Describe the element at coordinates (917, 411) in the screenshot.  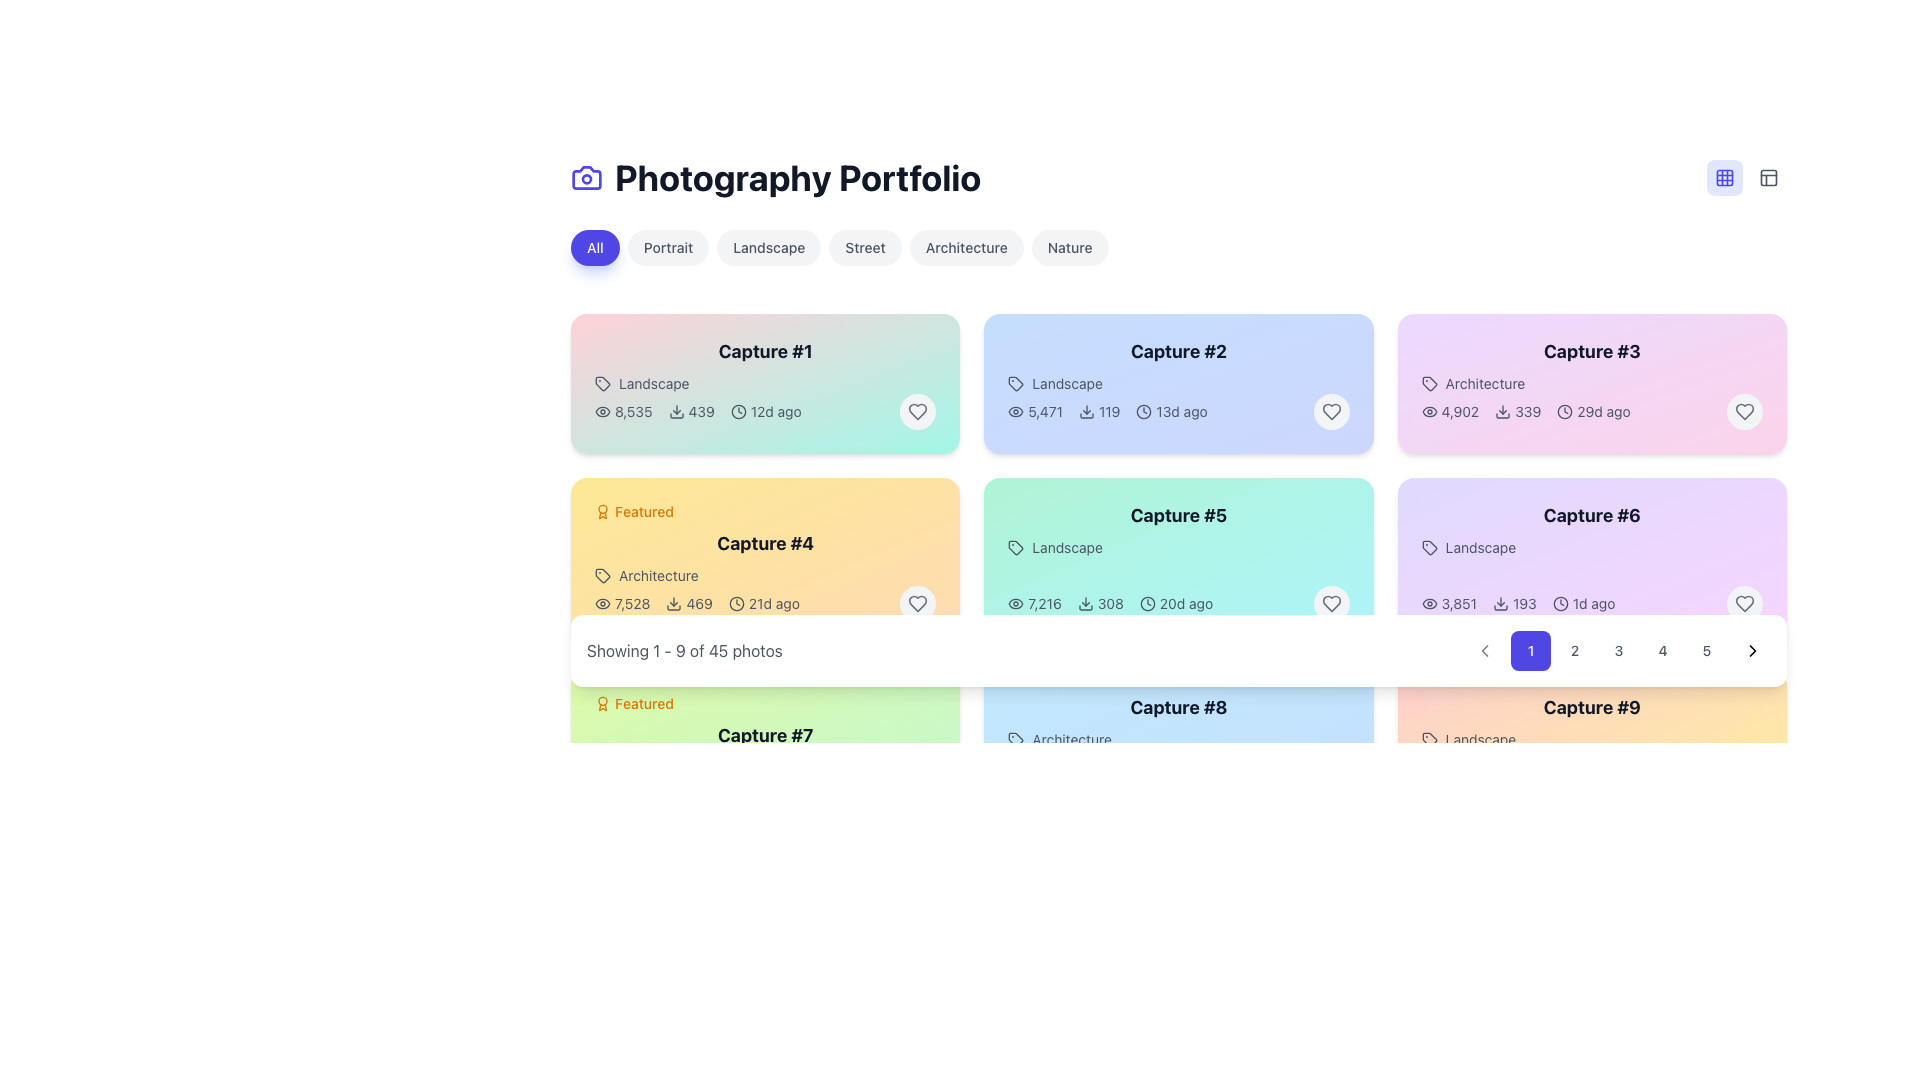
I see `the 'like' button located at the top-right corner of the card labeled 'Capture #1'` at that location.